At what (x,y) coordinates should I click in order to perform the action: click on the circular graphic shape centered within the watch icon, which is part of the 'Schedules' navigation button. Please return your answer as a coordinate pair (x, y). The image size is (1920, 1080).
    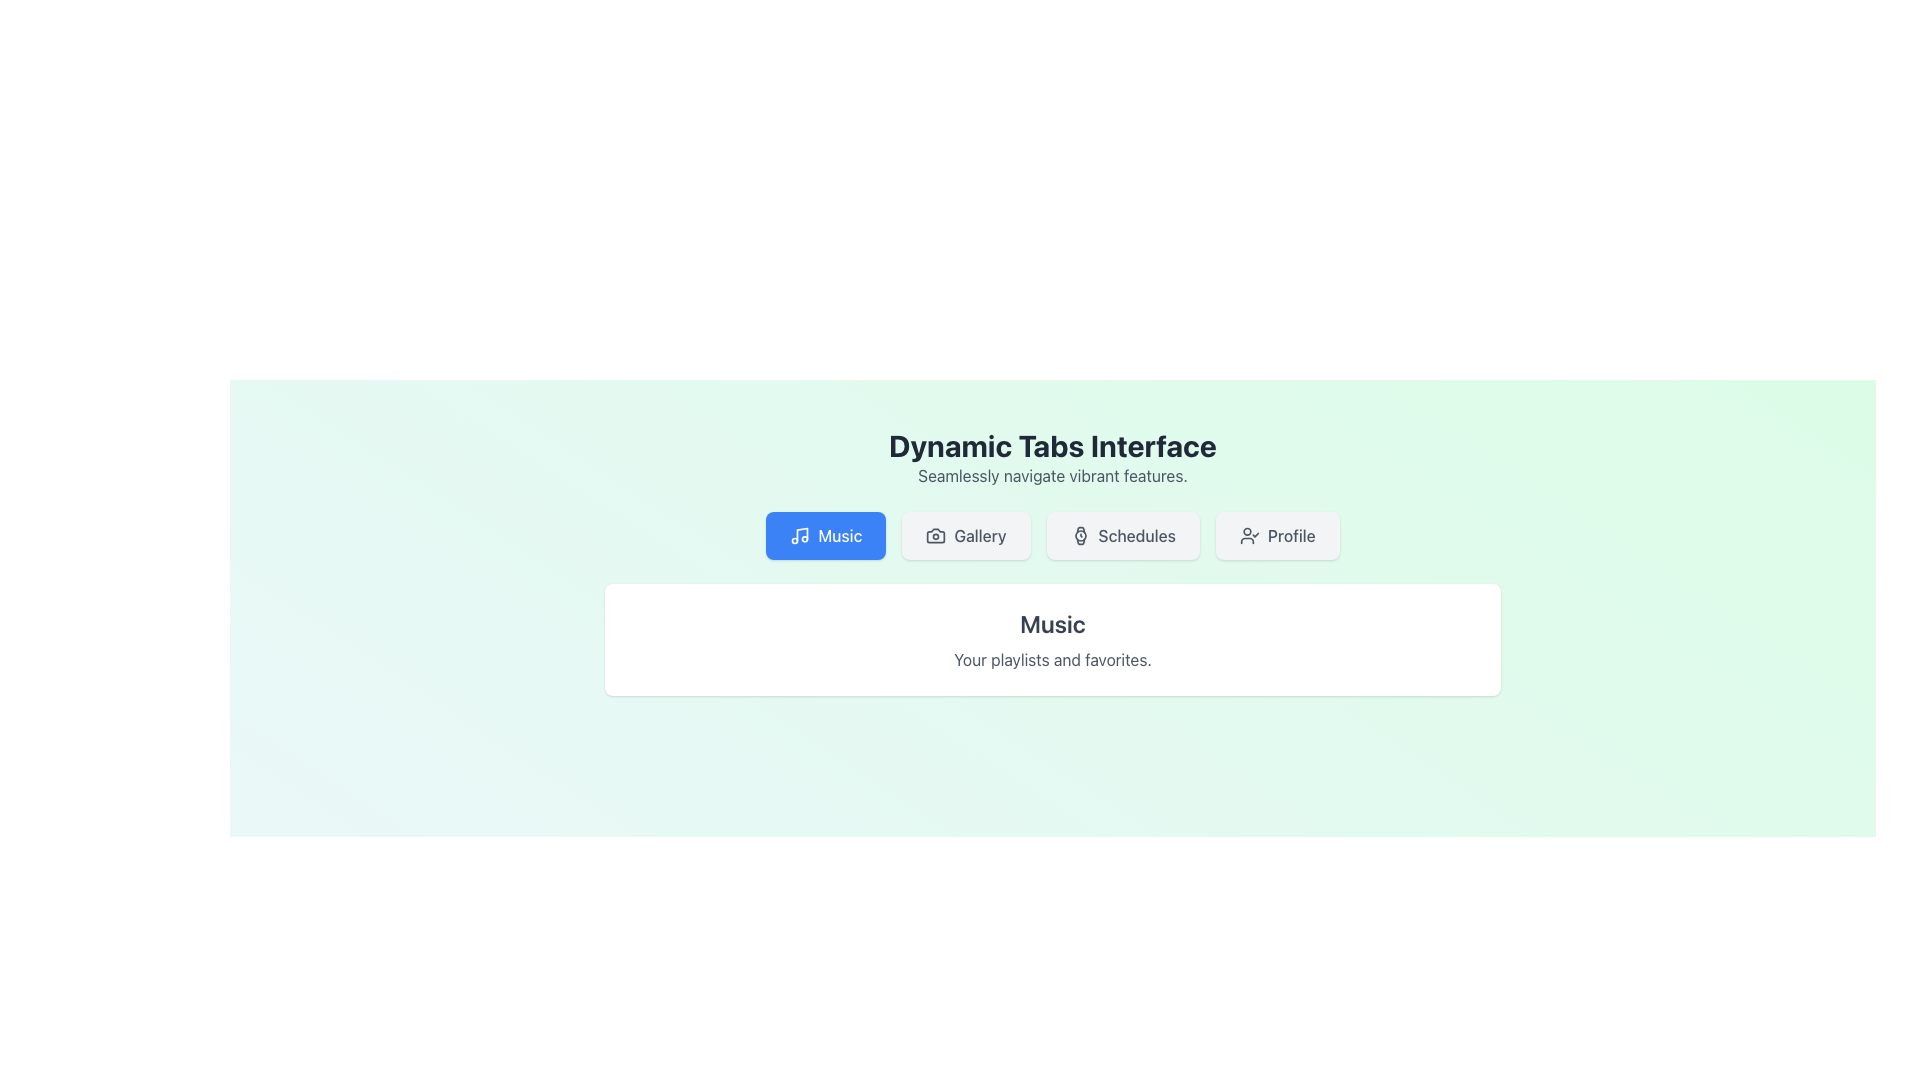
    Looking at the image, I should click on (1079, 535).